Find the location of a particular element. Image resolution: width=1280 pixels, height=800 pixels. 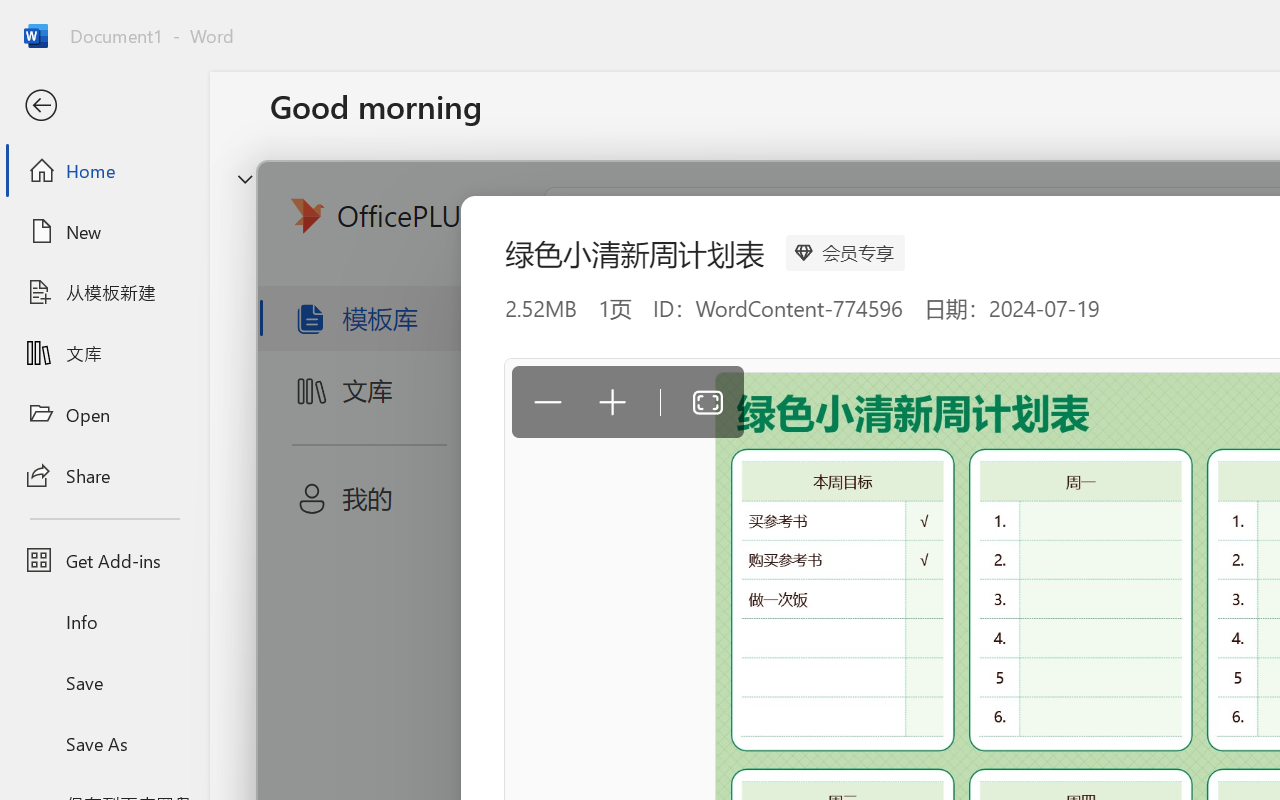

'Get Add-ins' is located at coordinates (103, 560).